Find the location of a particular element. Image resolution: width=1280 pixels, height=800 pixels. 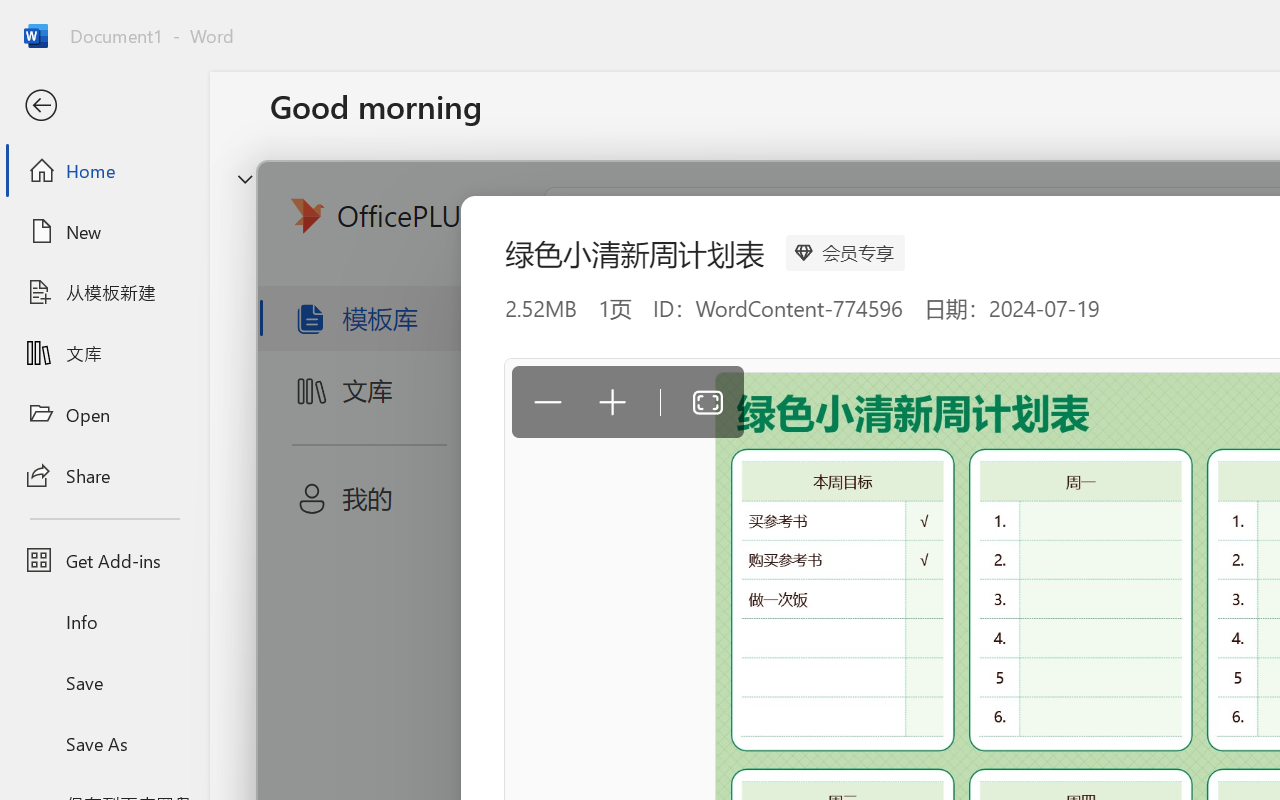

'Get Add-ins' is located at coordinates (103, 560).